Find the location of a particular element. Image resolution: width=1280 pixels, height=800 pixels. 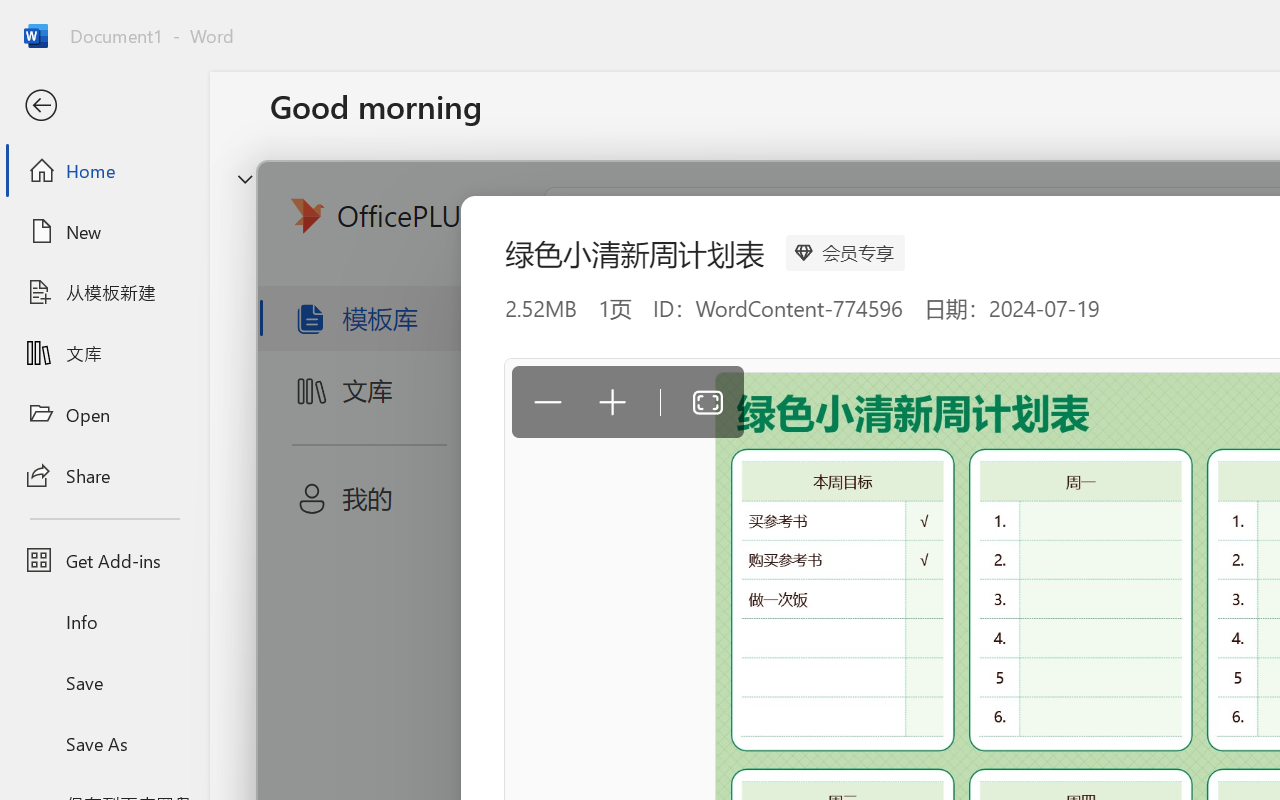

'Get Add-ins' is located at coordinates (103, 560).